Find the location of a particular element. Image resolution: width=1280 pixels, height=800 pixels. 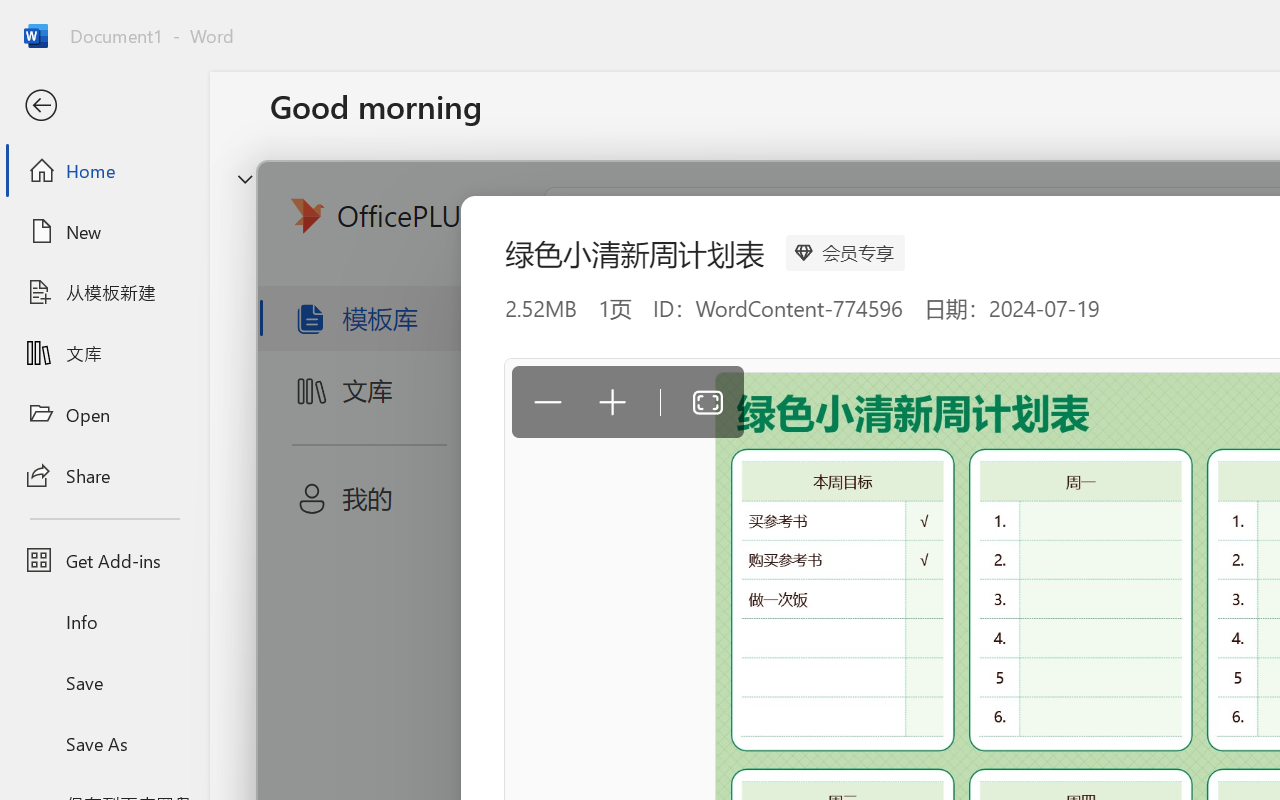

'Get Add-ins' is located at coordinates (103, 560).